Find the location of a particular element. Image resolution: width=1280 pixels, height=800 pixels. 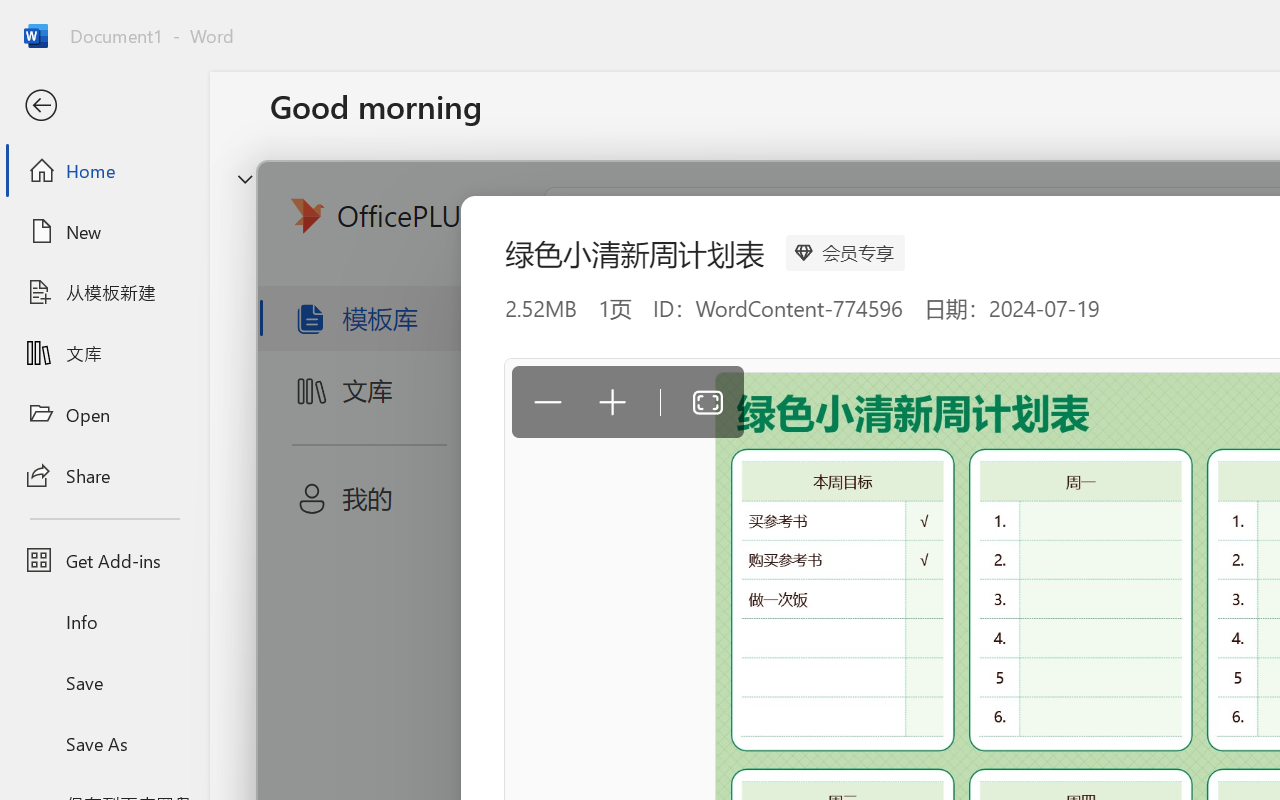

'Get Add-ins' is located at coordinates (103, 560).